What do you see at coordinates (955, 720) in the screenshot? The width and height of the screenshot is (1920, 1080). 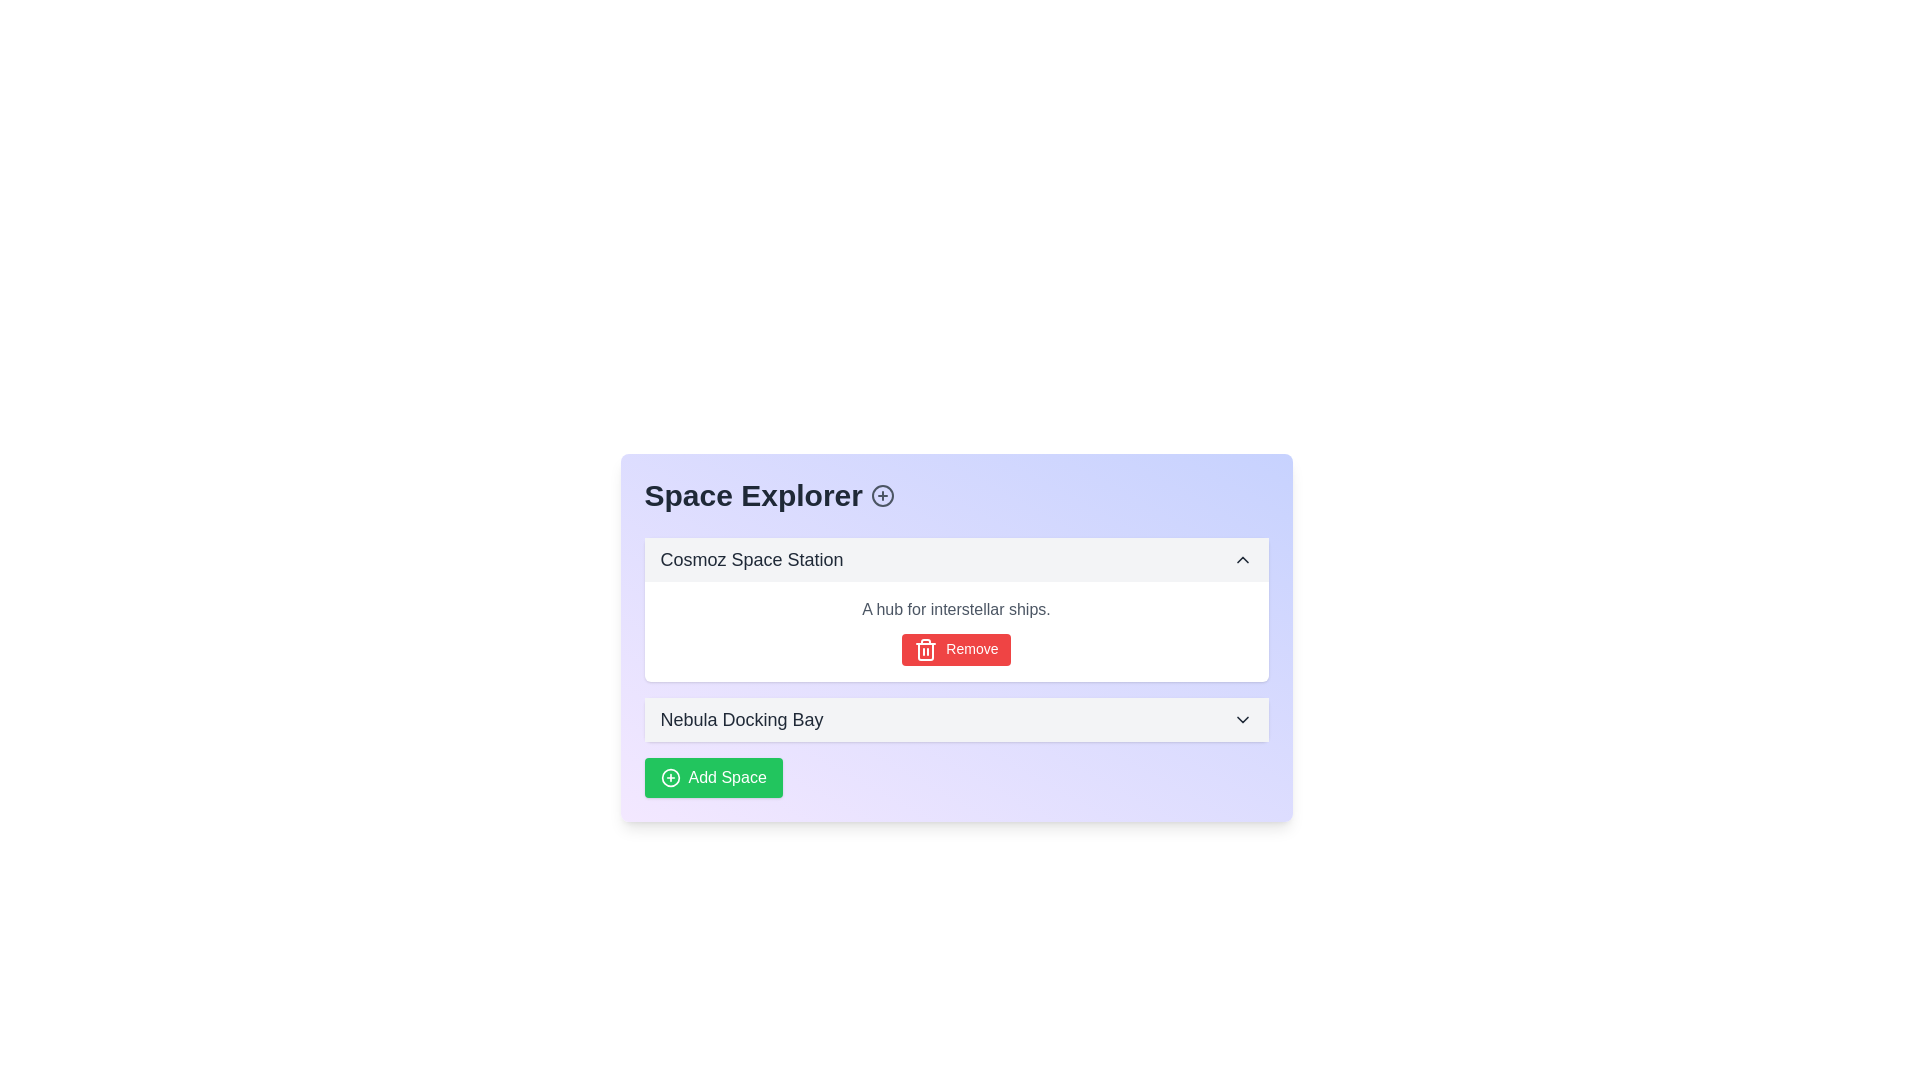 I see `the dropdown menu labeled 'Nebula Docking Bay'` at bounding box center [955, 720].